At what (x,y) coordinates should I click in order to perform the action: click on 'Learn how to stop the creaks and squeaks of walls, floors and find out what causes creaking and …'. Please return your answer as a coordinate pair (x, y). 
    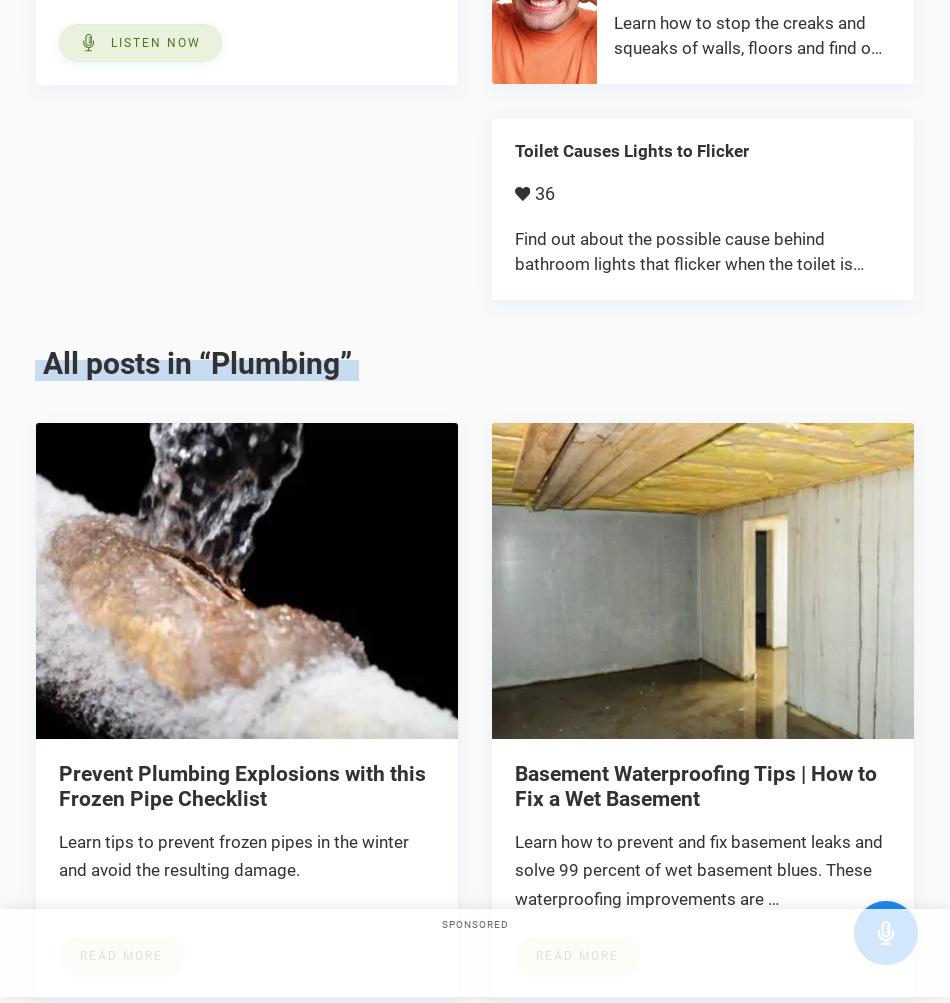
    Looking at the image, I should click on (749, 48).